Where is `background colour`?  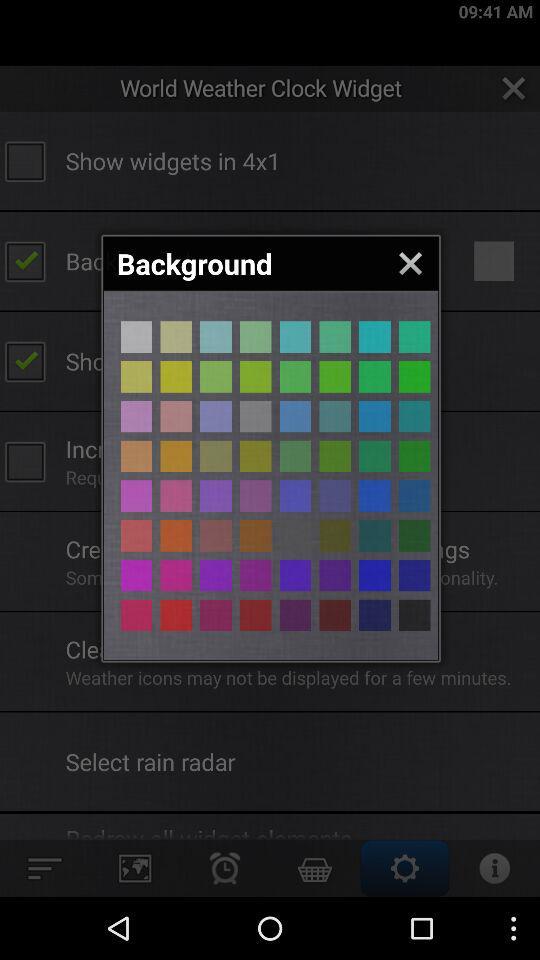
background colour is located at coordinates (335, 456).